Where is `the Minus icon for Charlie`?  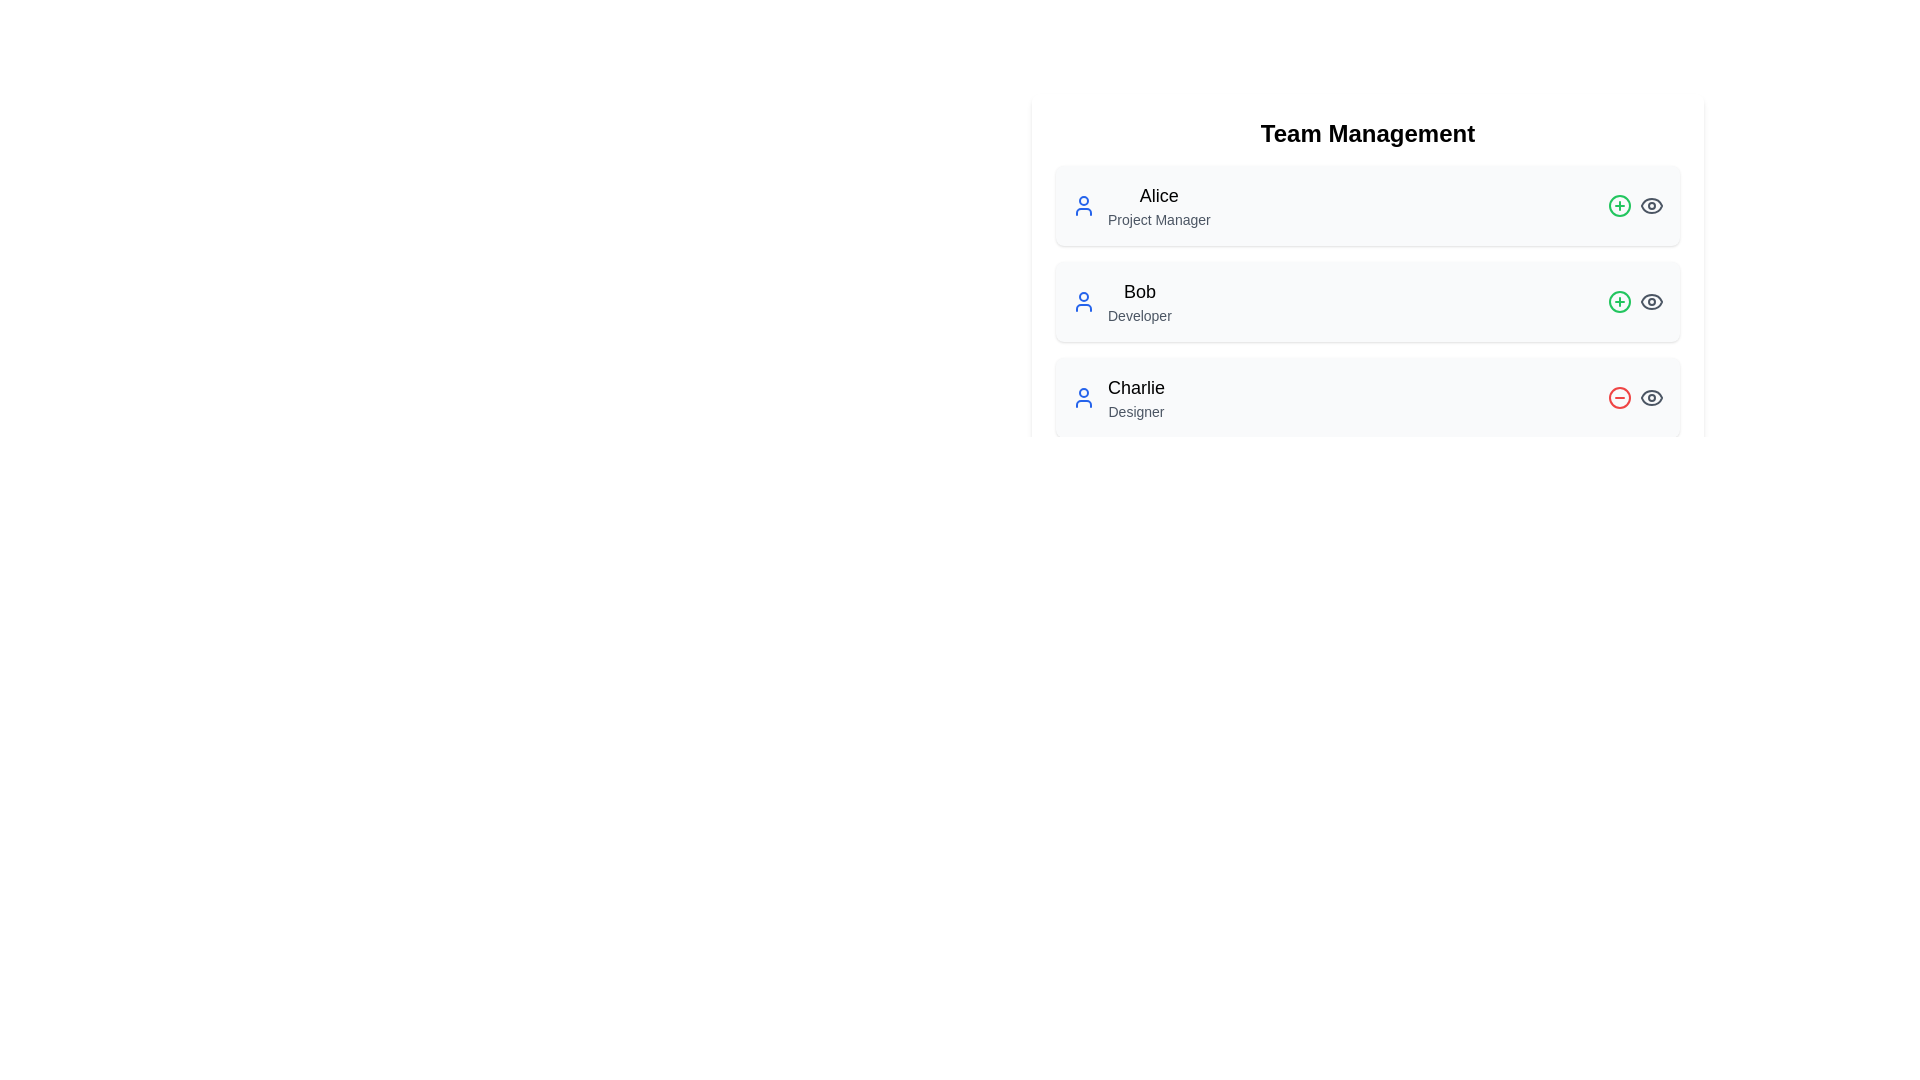 the Minus icon for Charlie is located at coordinates (1620, 397).